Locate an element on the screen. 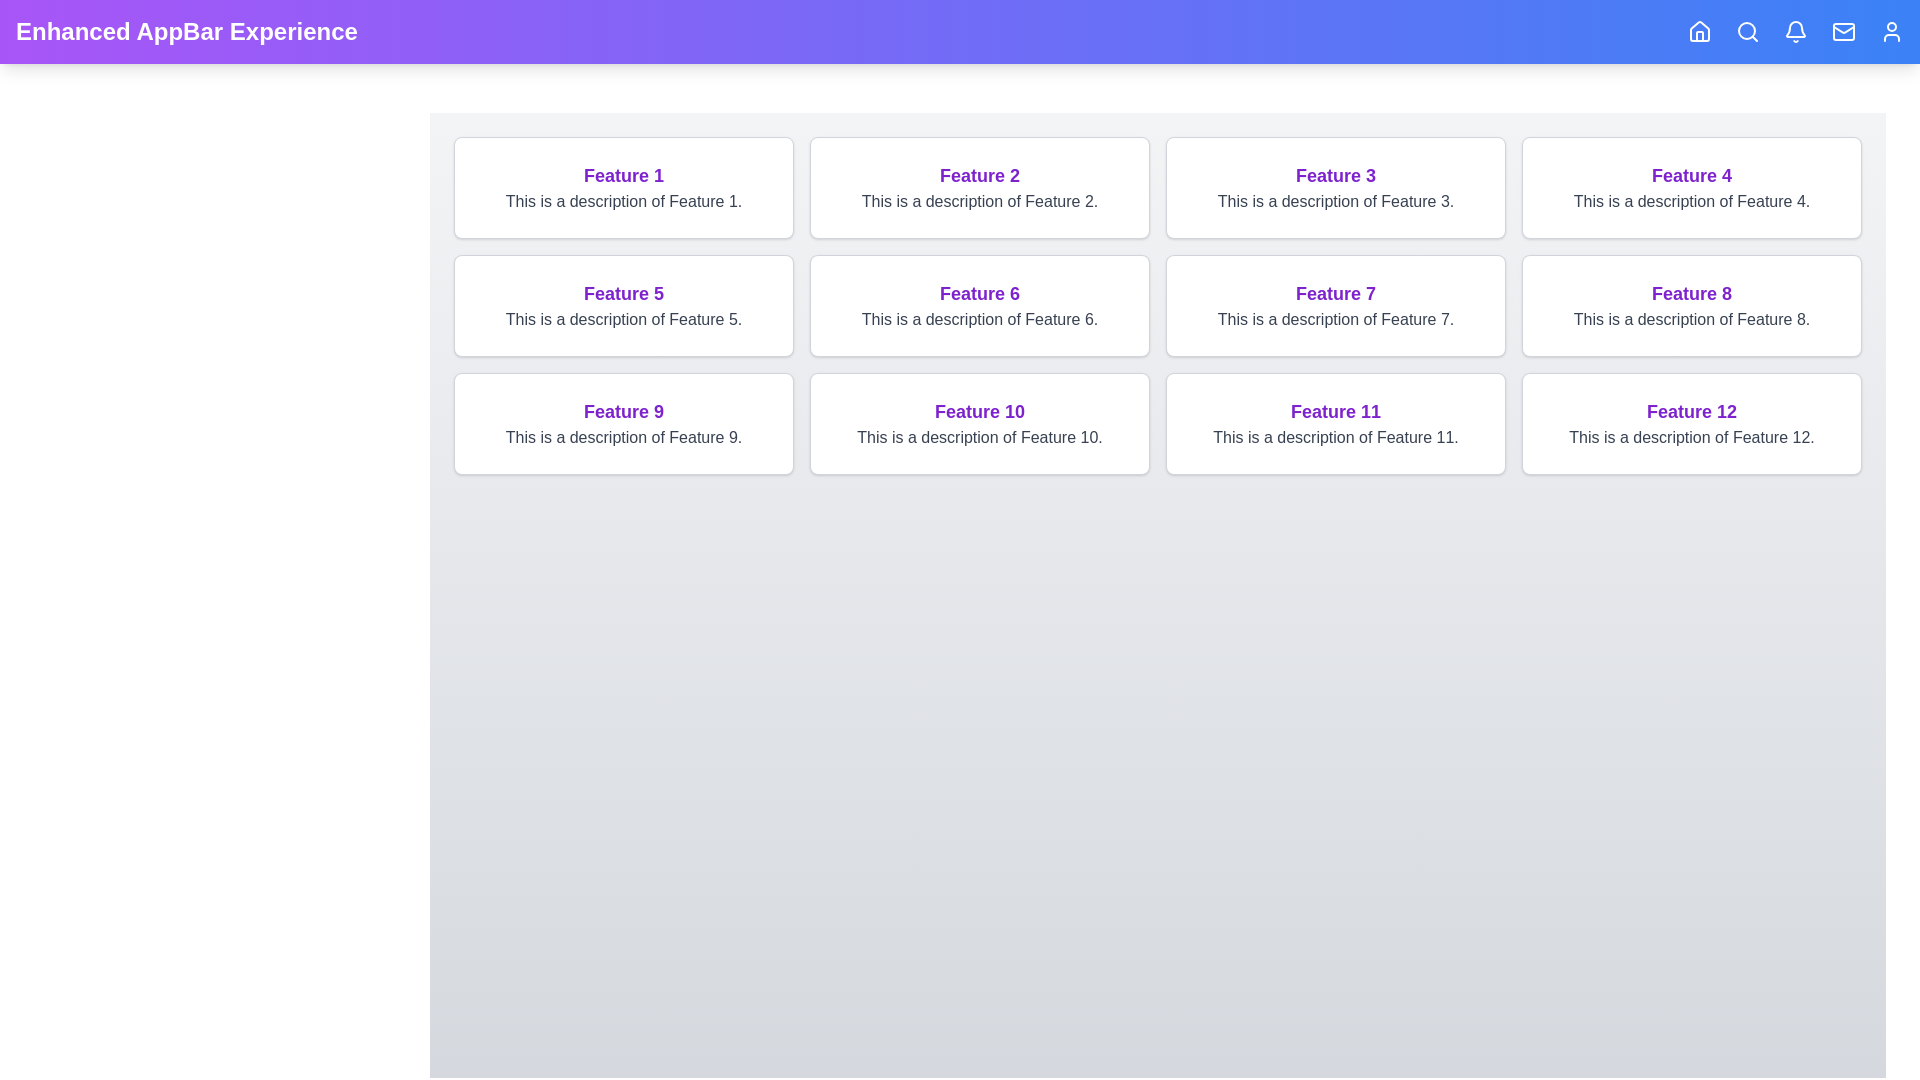  the header text by selecting it is located at coordinates (15, 15).